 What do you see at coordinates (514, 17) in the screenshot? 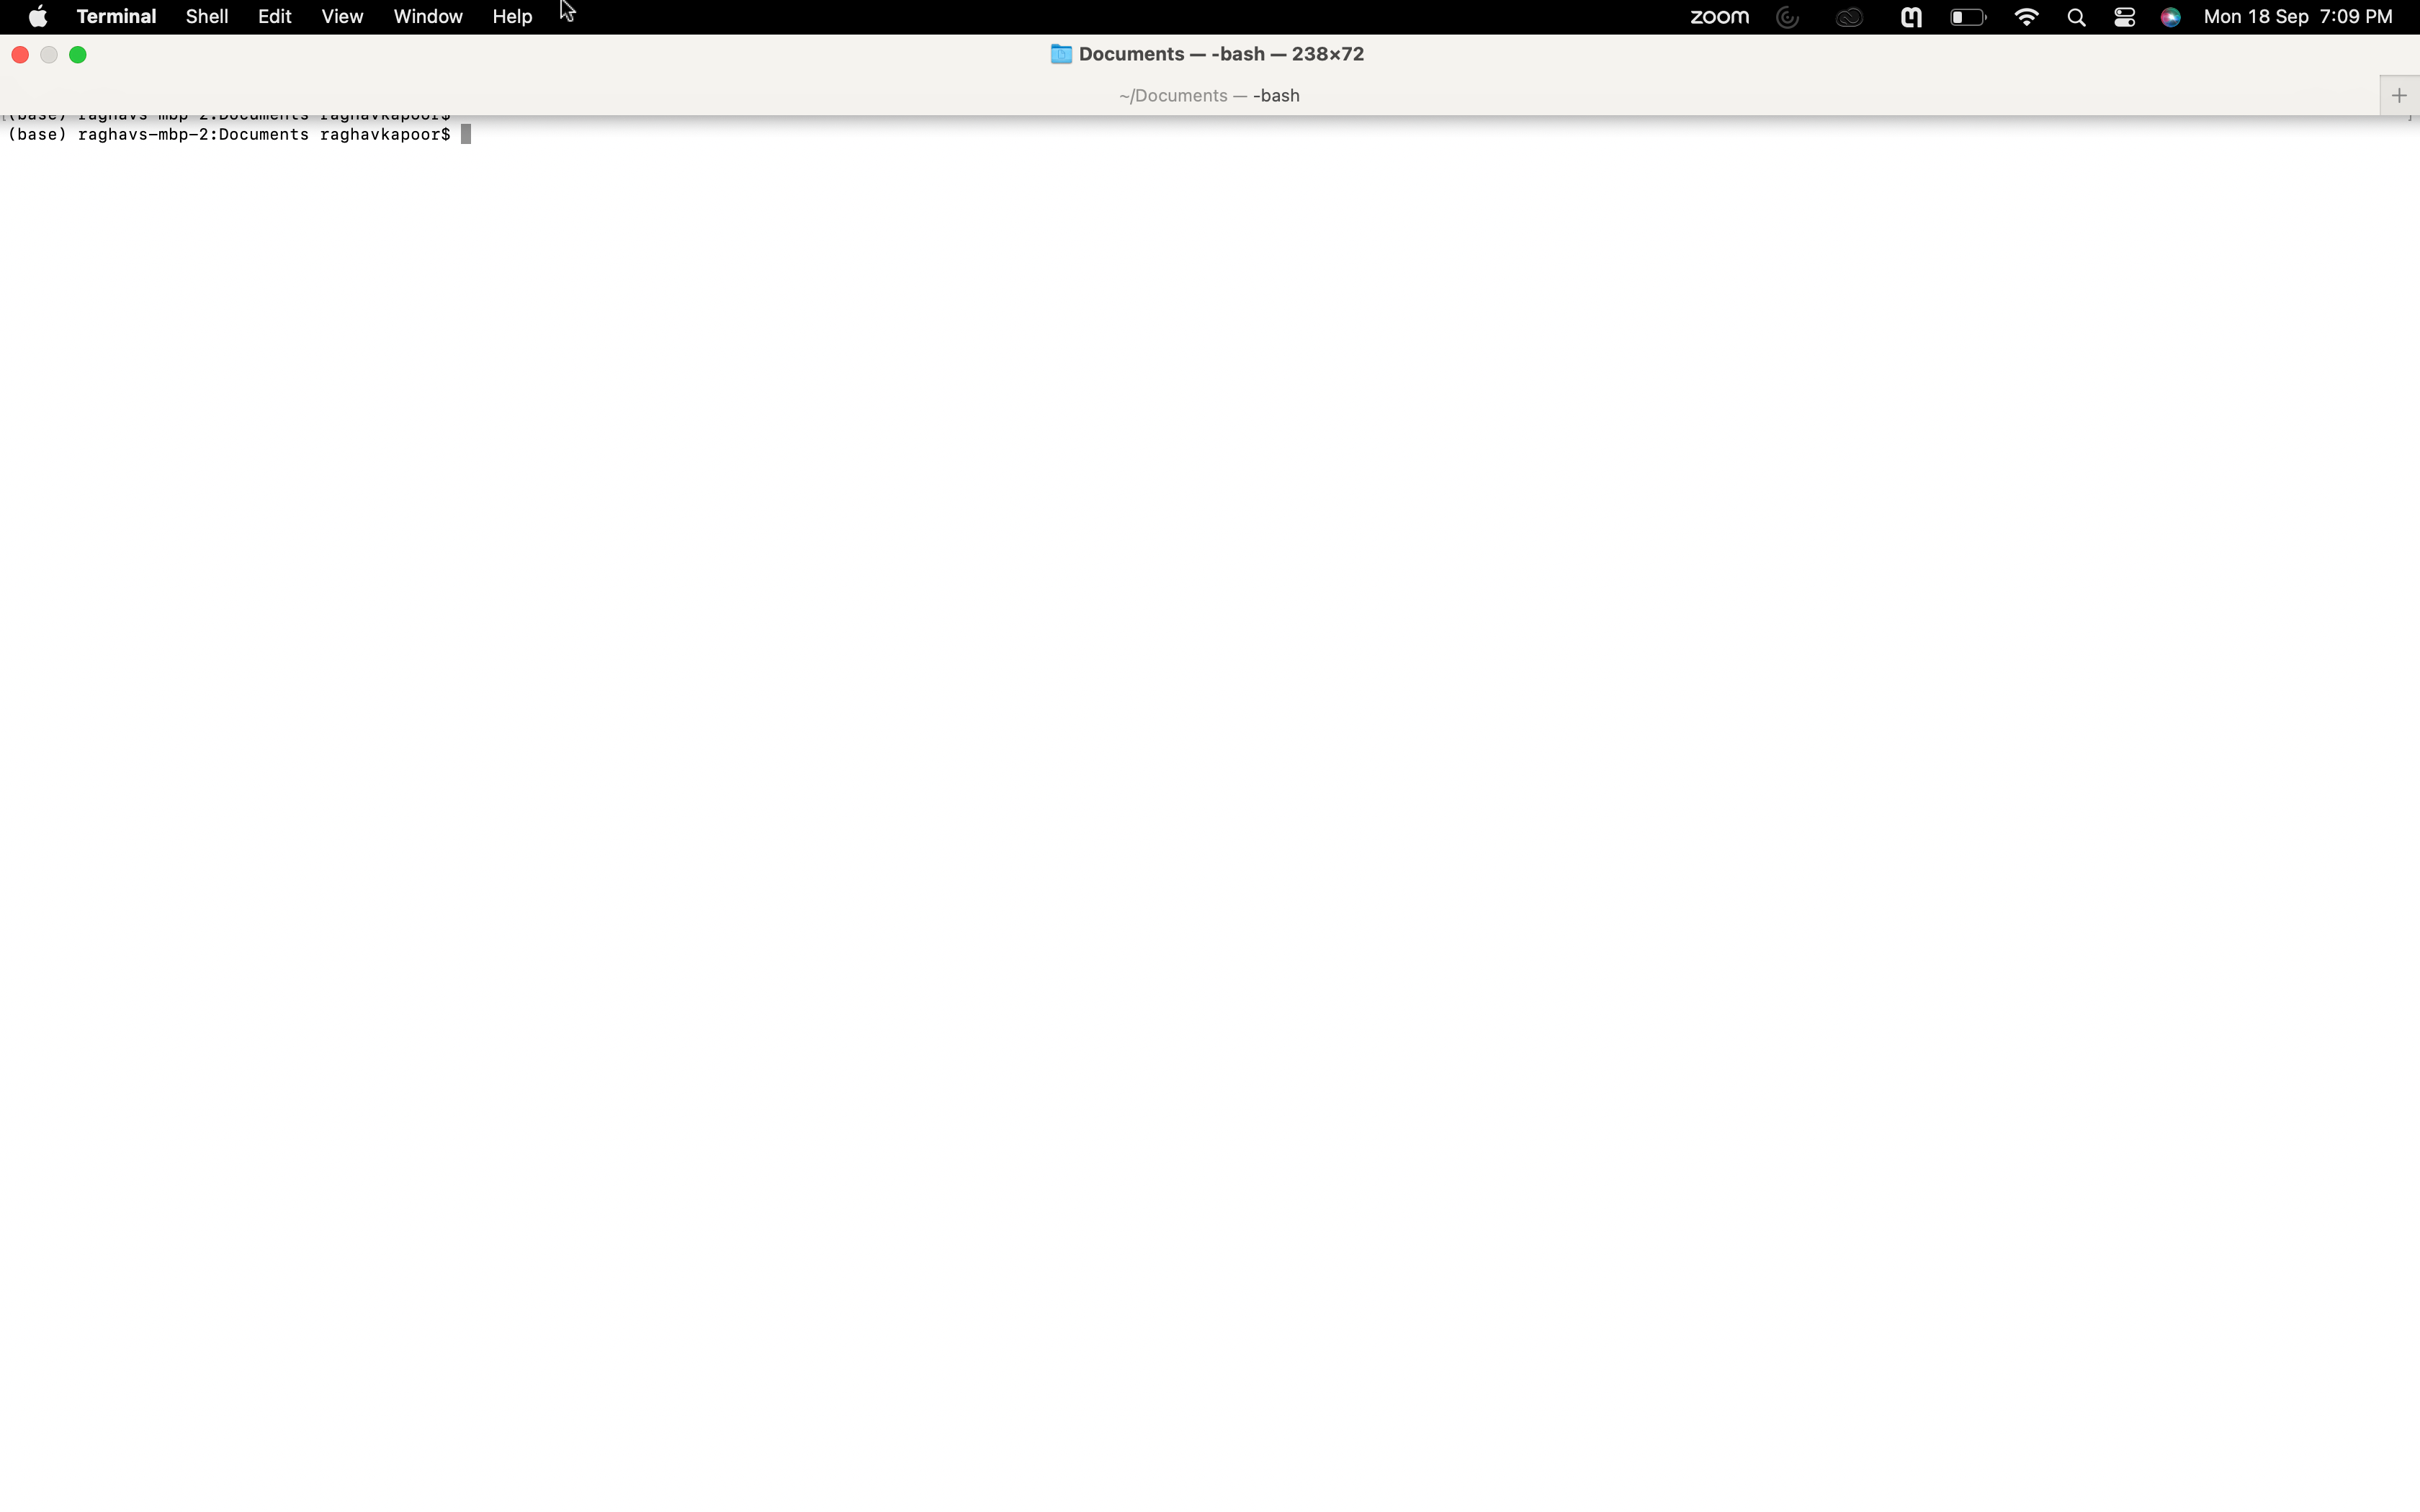
I see `Locate and access the settings in the help options tab` at bounding box center [514, 17].